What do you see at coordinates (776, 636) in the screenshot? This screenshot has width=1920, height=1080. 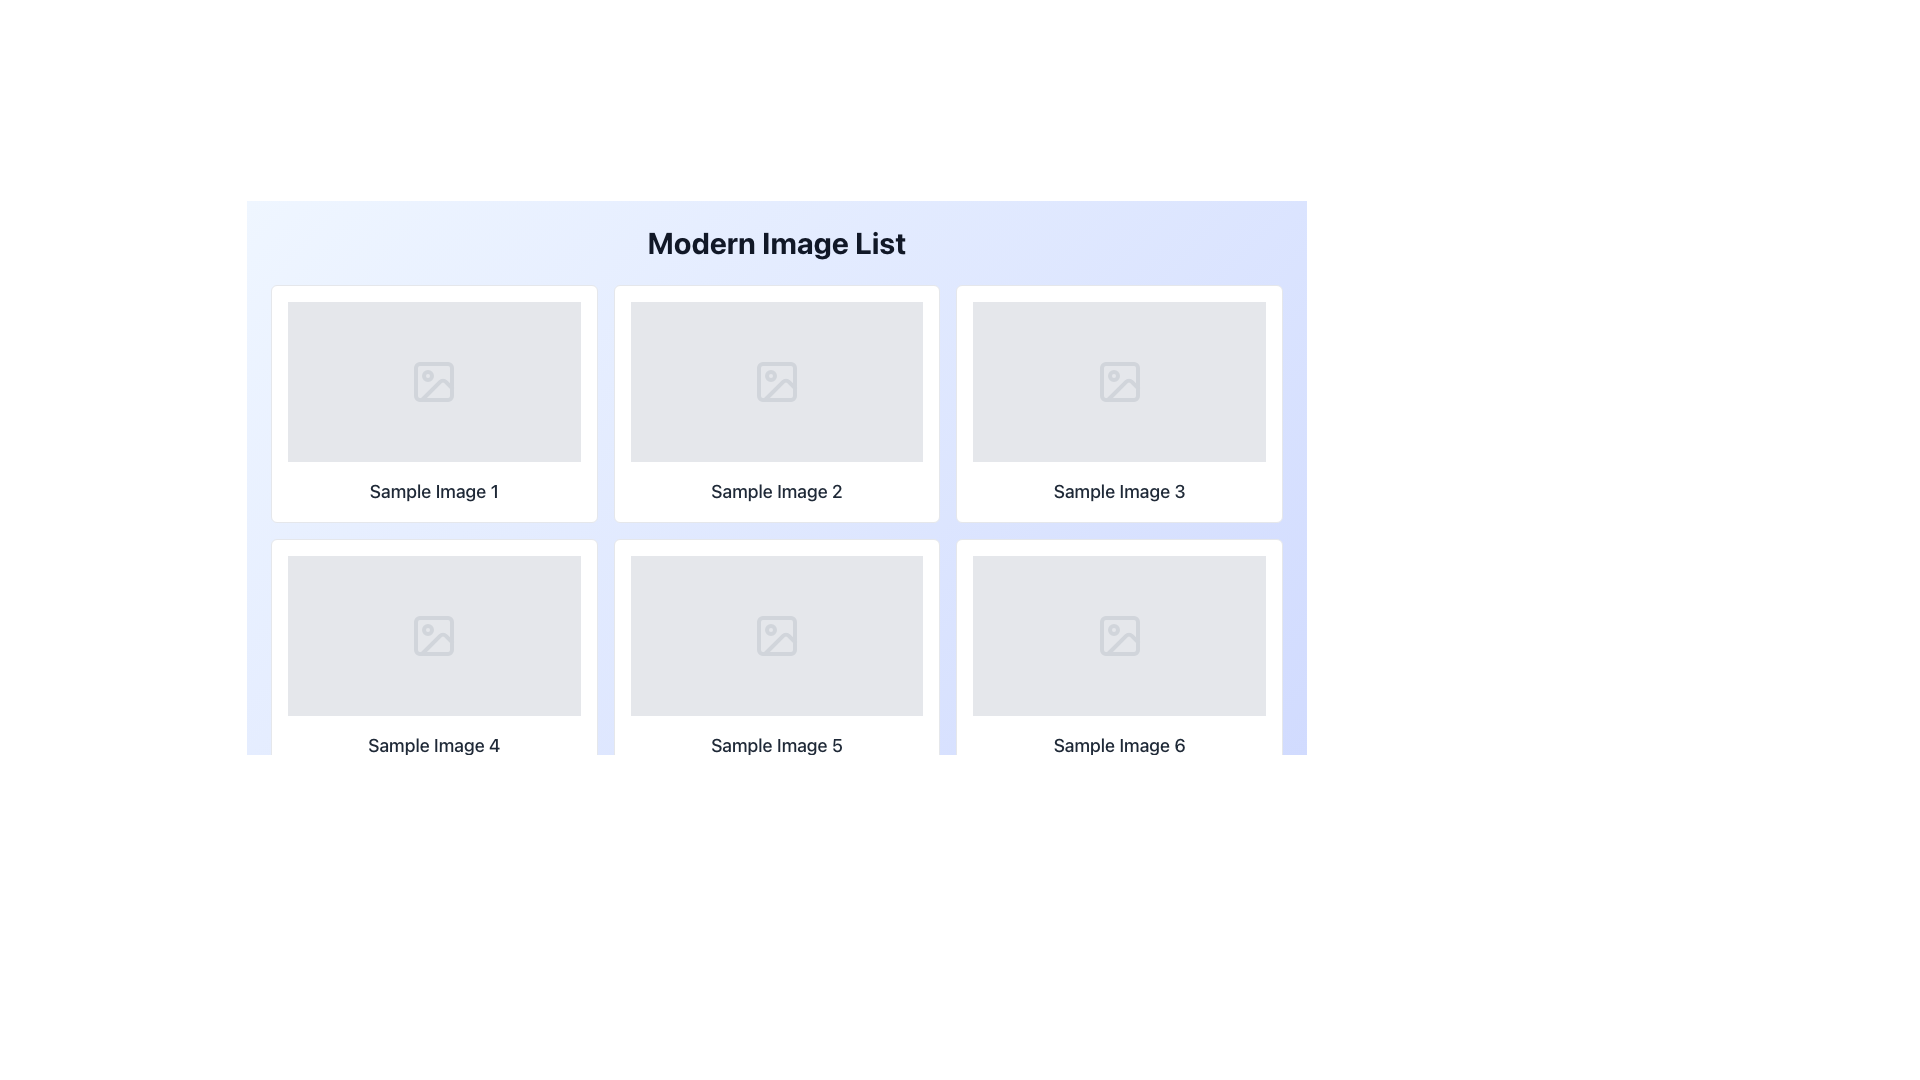 I see `the image placeholder component labeled 'Sample Image 5'` at bounding box center [776, 636].